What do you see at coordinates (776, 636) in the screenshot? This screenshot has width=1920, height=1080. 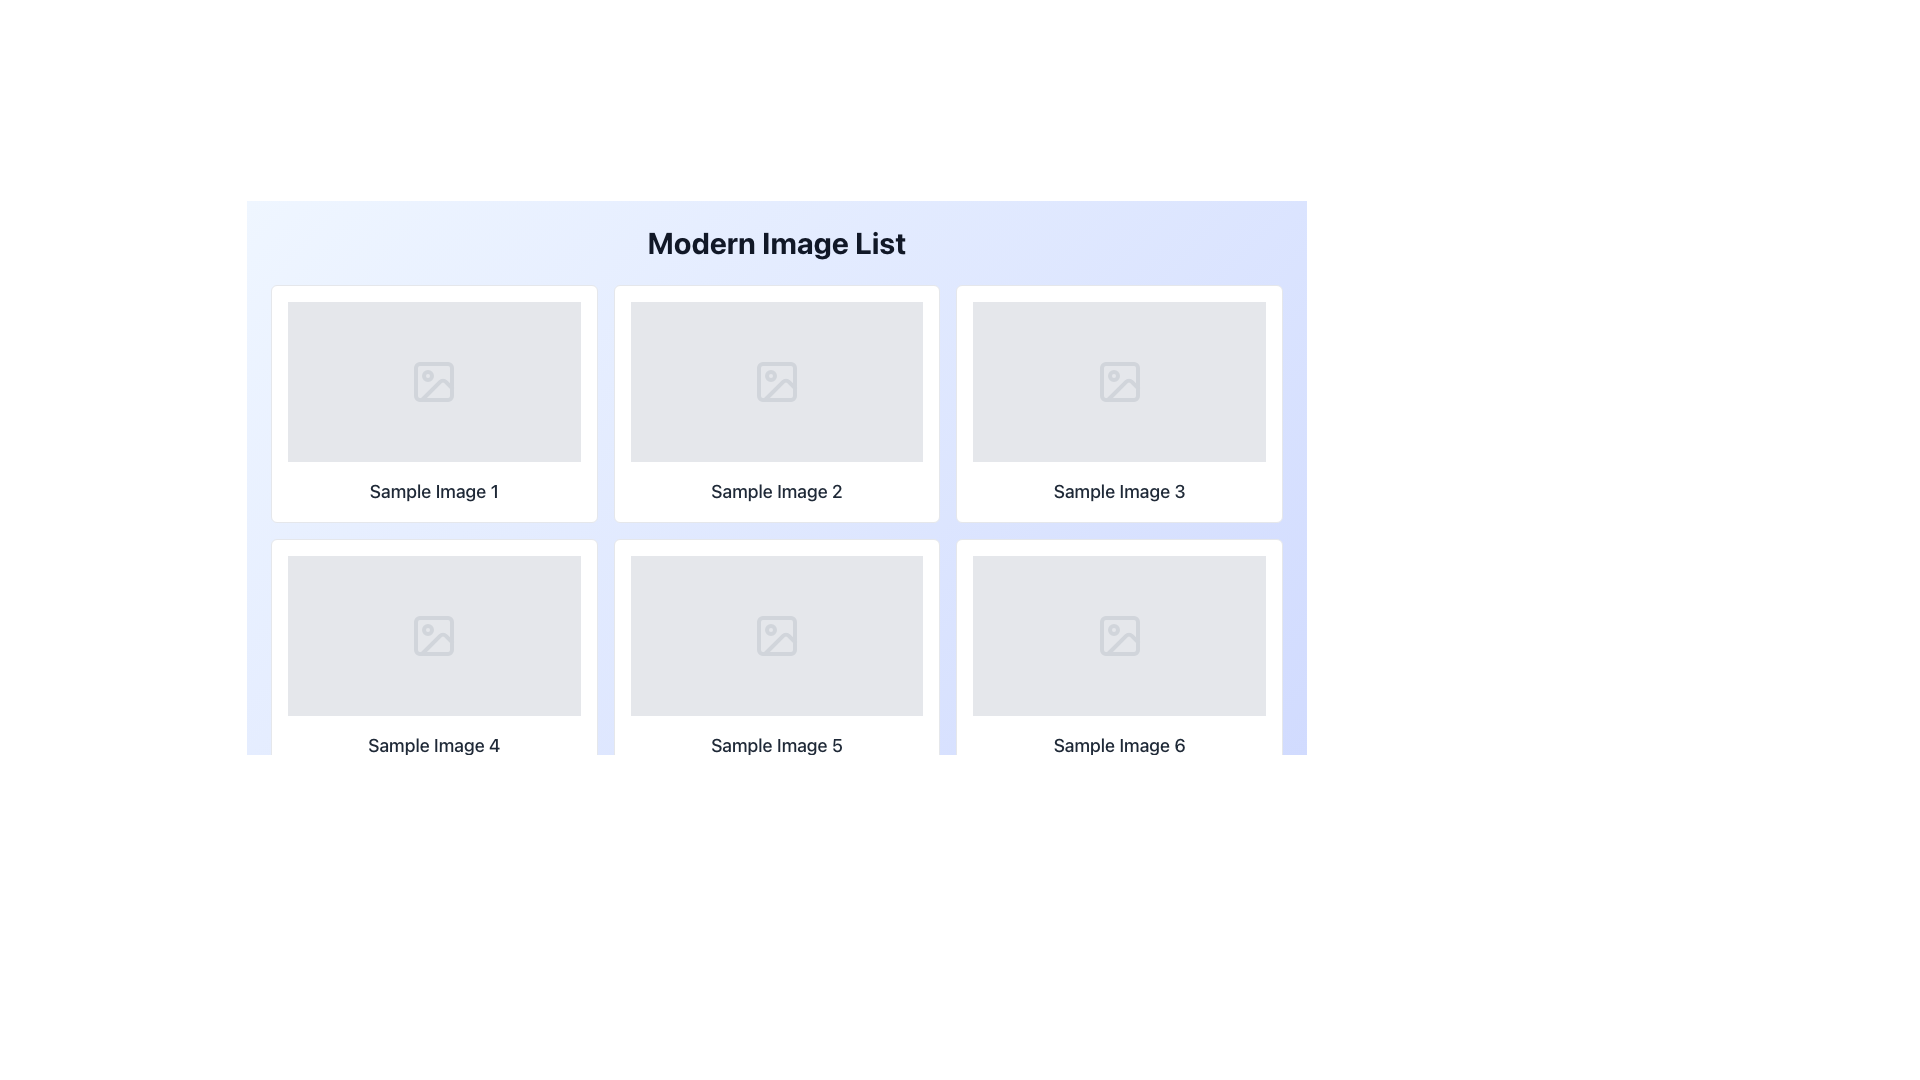 I see `the image placeholder component labeled 'Sample Image 5'` at bounding box center [776, 636].